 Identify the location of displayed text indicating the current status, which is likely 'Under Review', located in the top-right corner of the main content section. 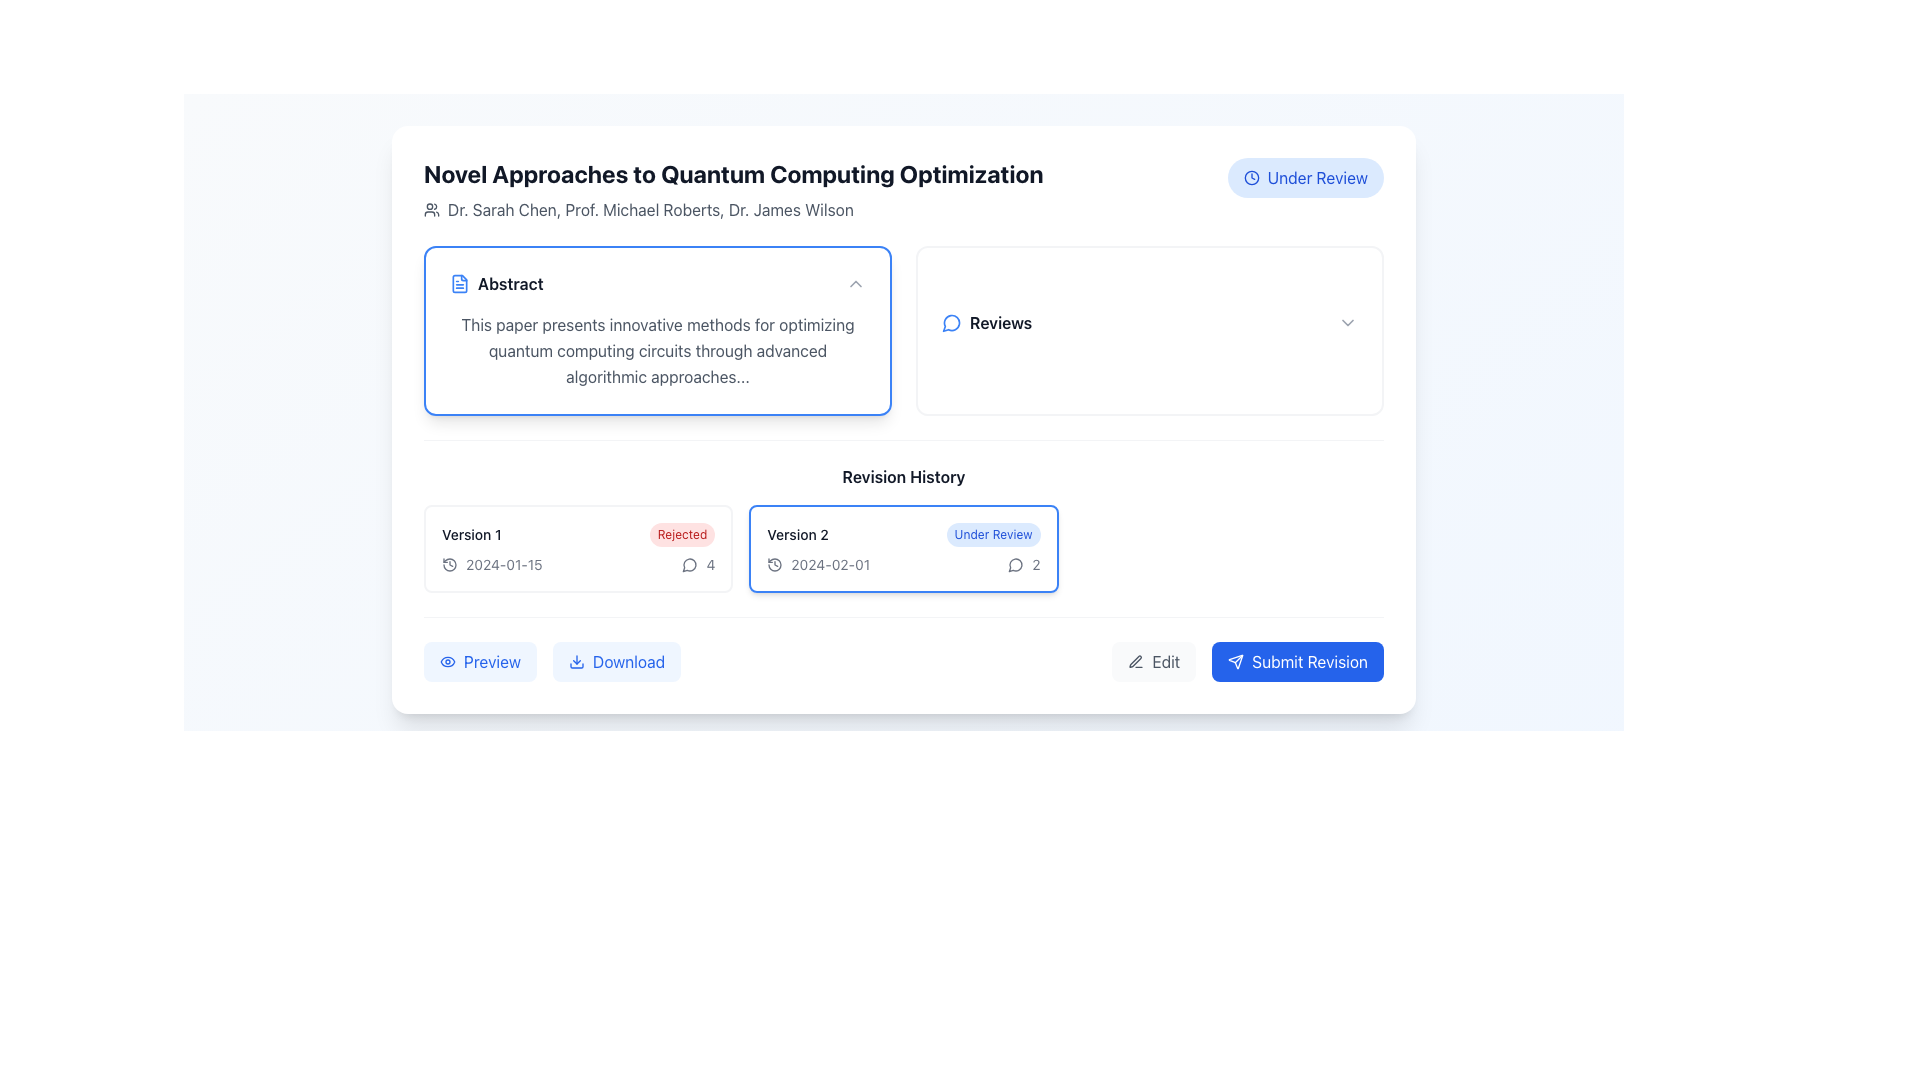
(1317, 176).